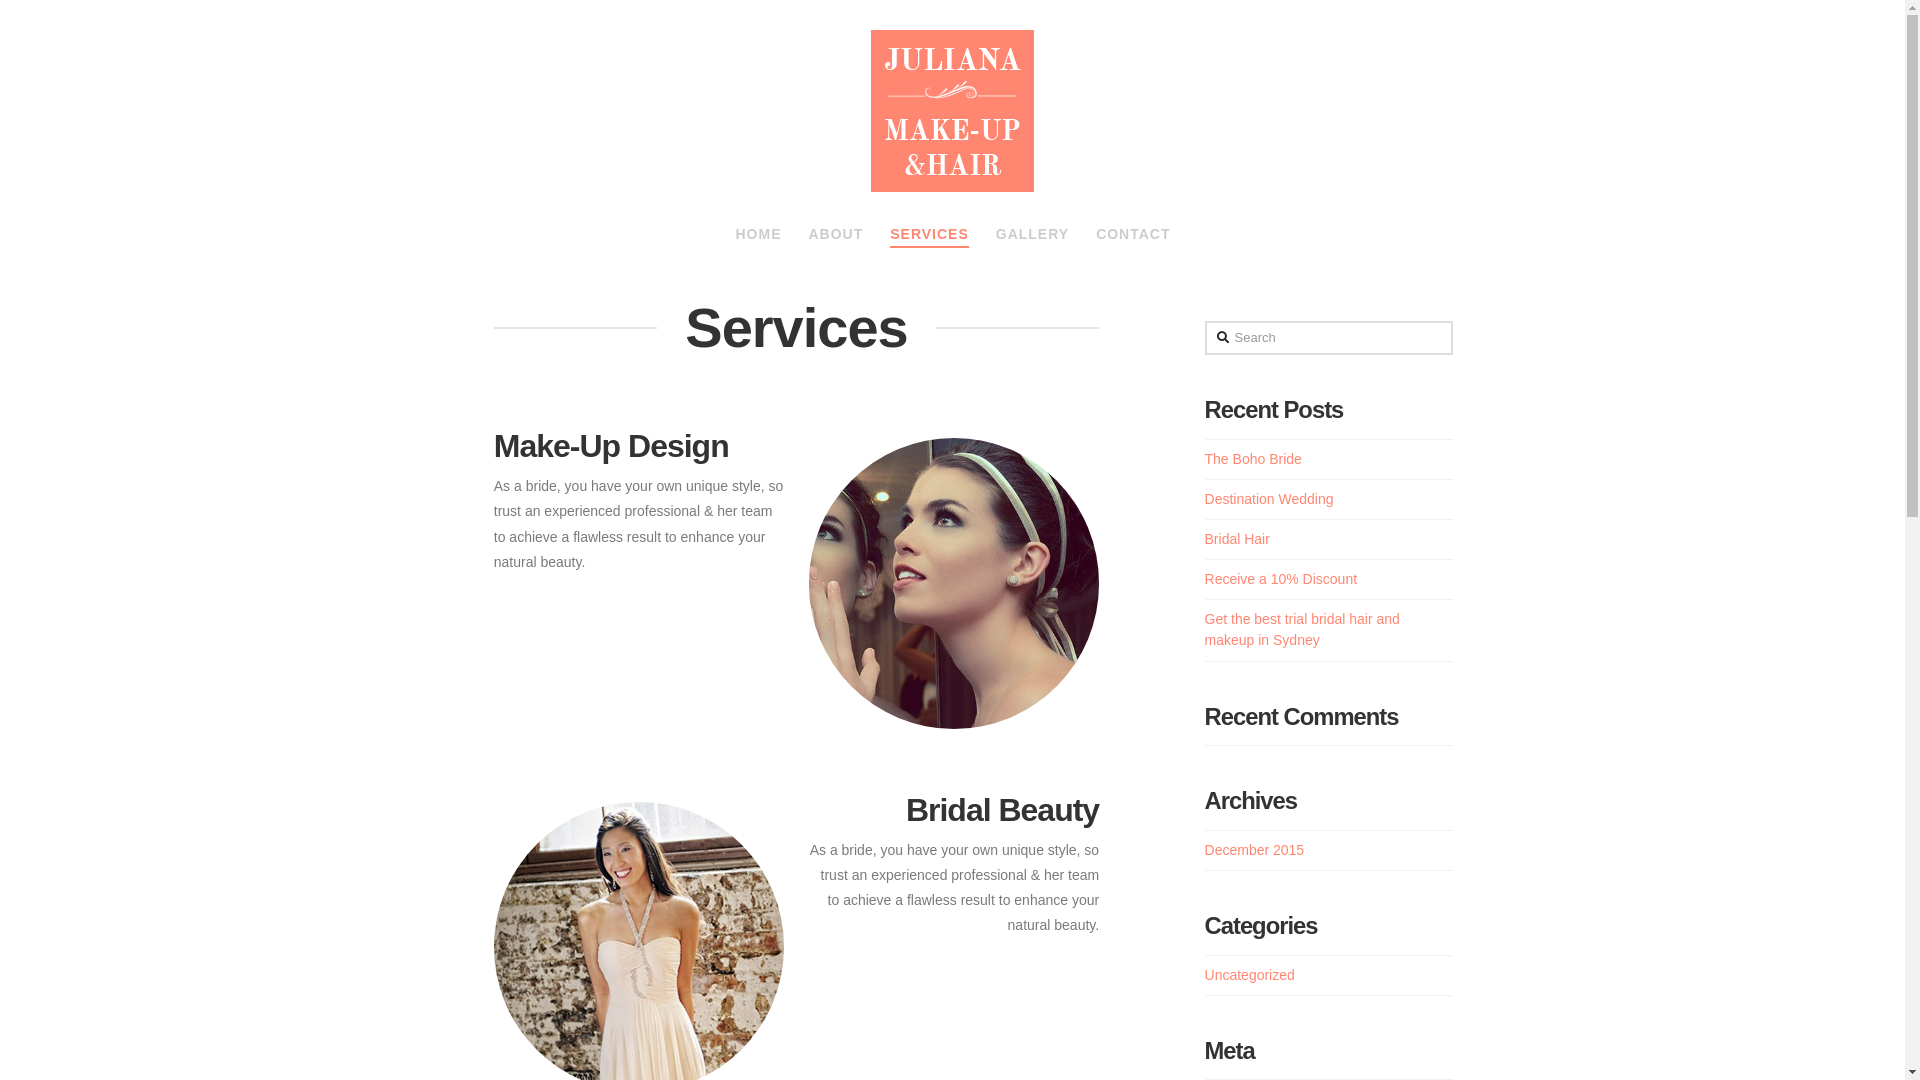  Describe the element at coordinates (1252, 459) in the screenshot. I see `'The Boho Bride'` at that location.